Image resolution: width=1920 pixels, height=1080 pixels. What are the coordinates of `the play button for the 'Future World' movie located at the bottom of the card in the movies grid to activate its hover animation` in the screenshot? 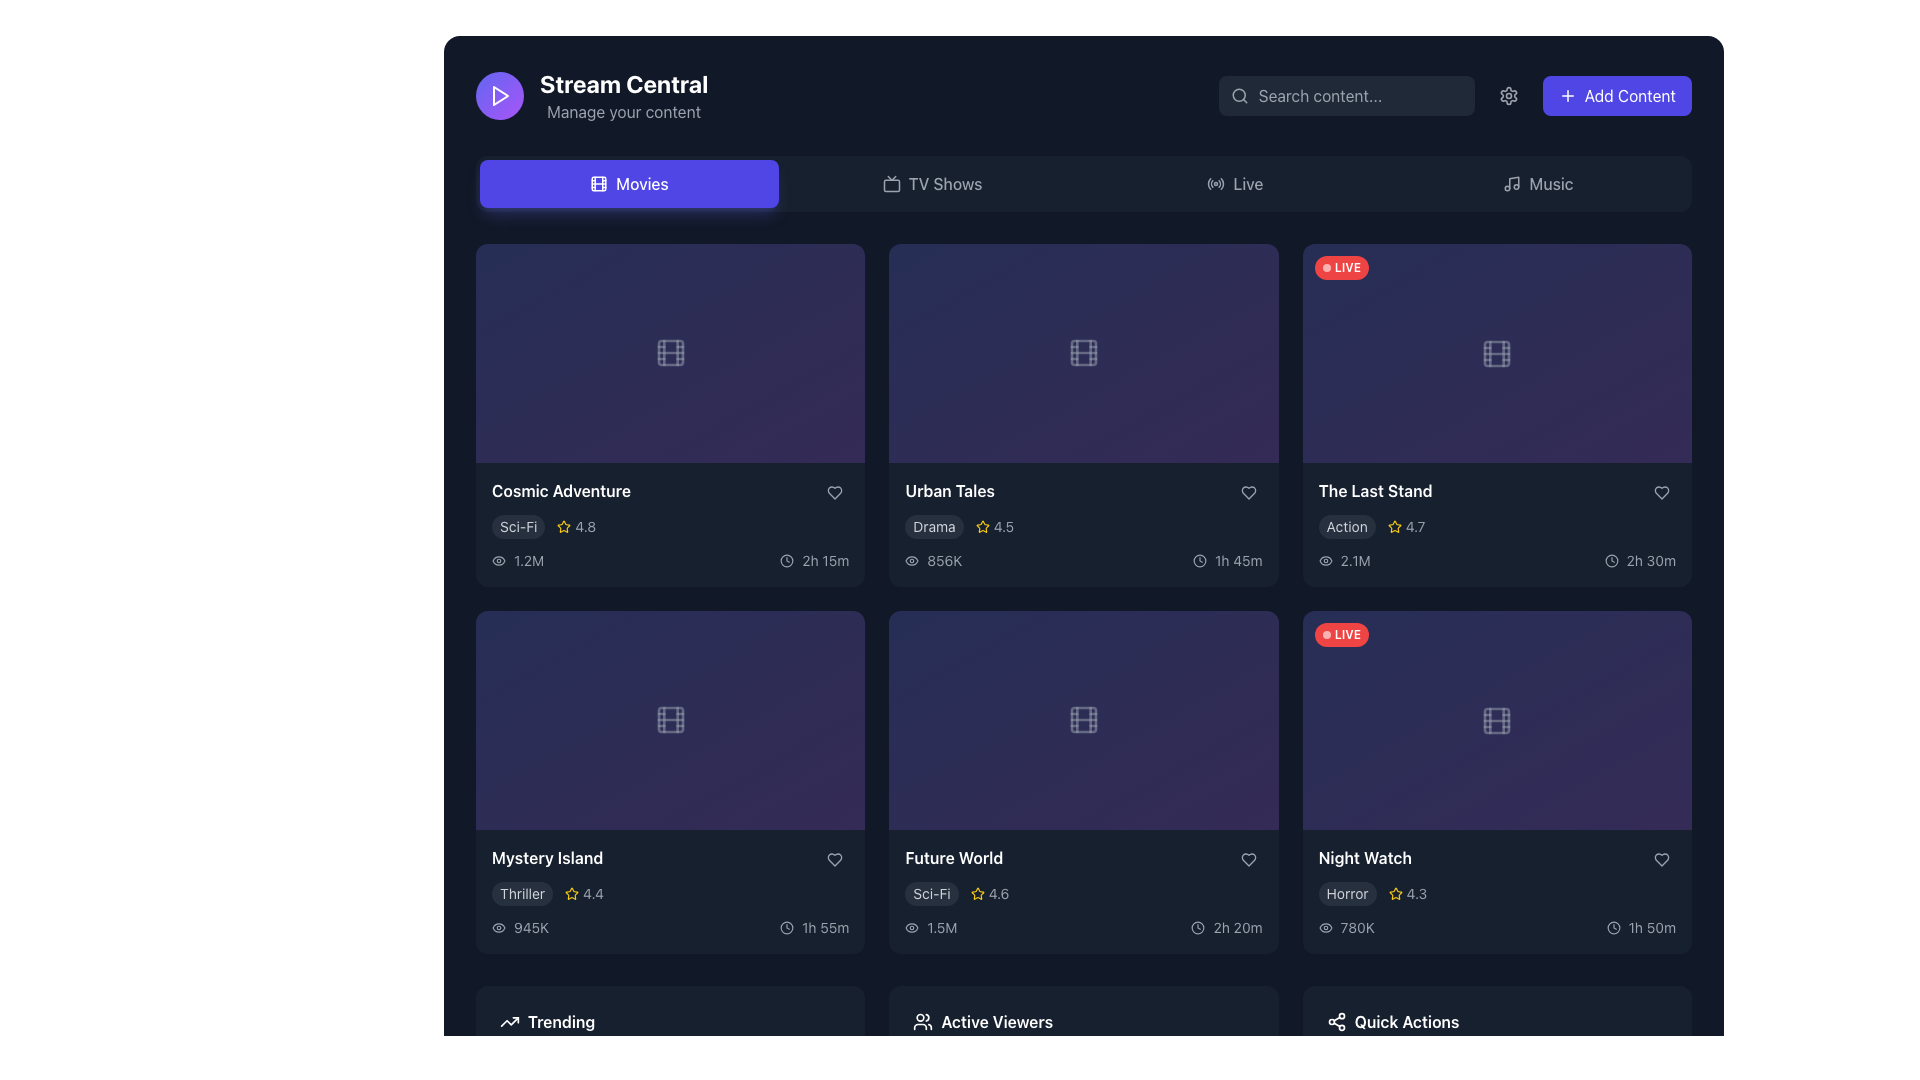 It's located at (1083, 797).